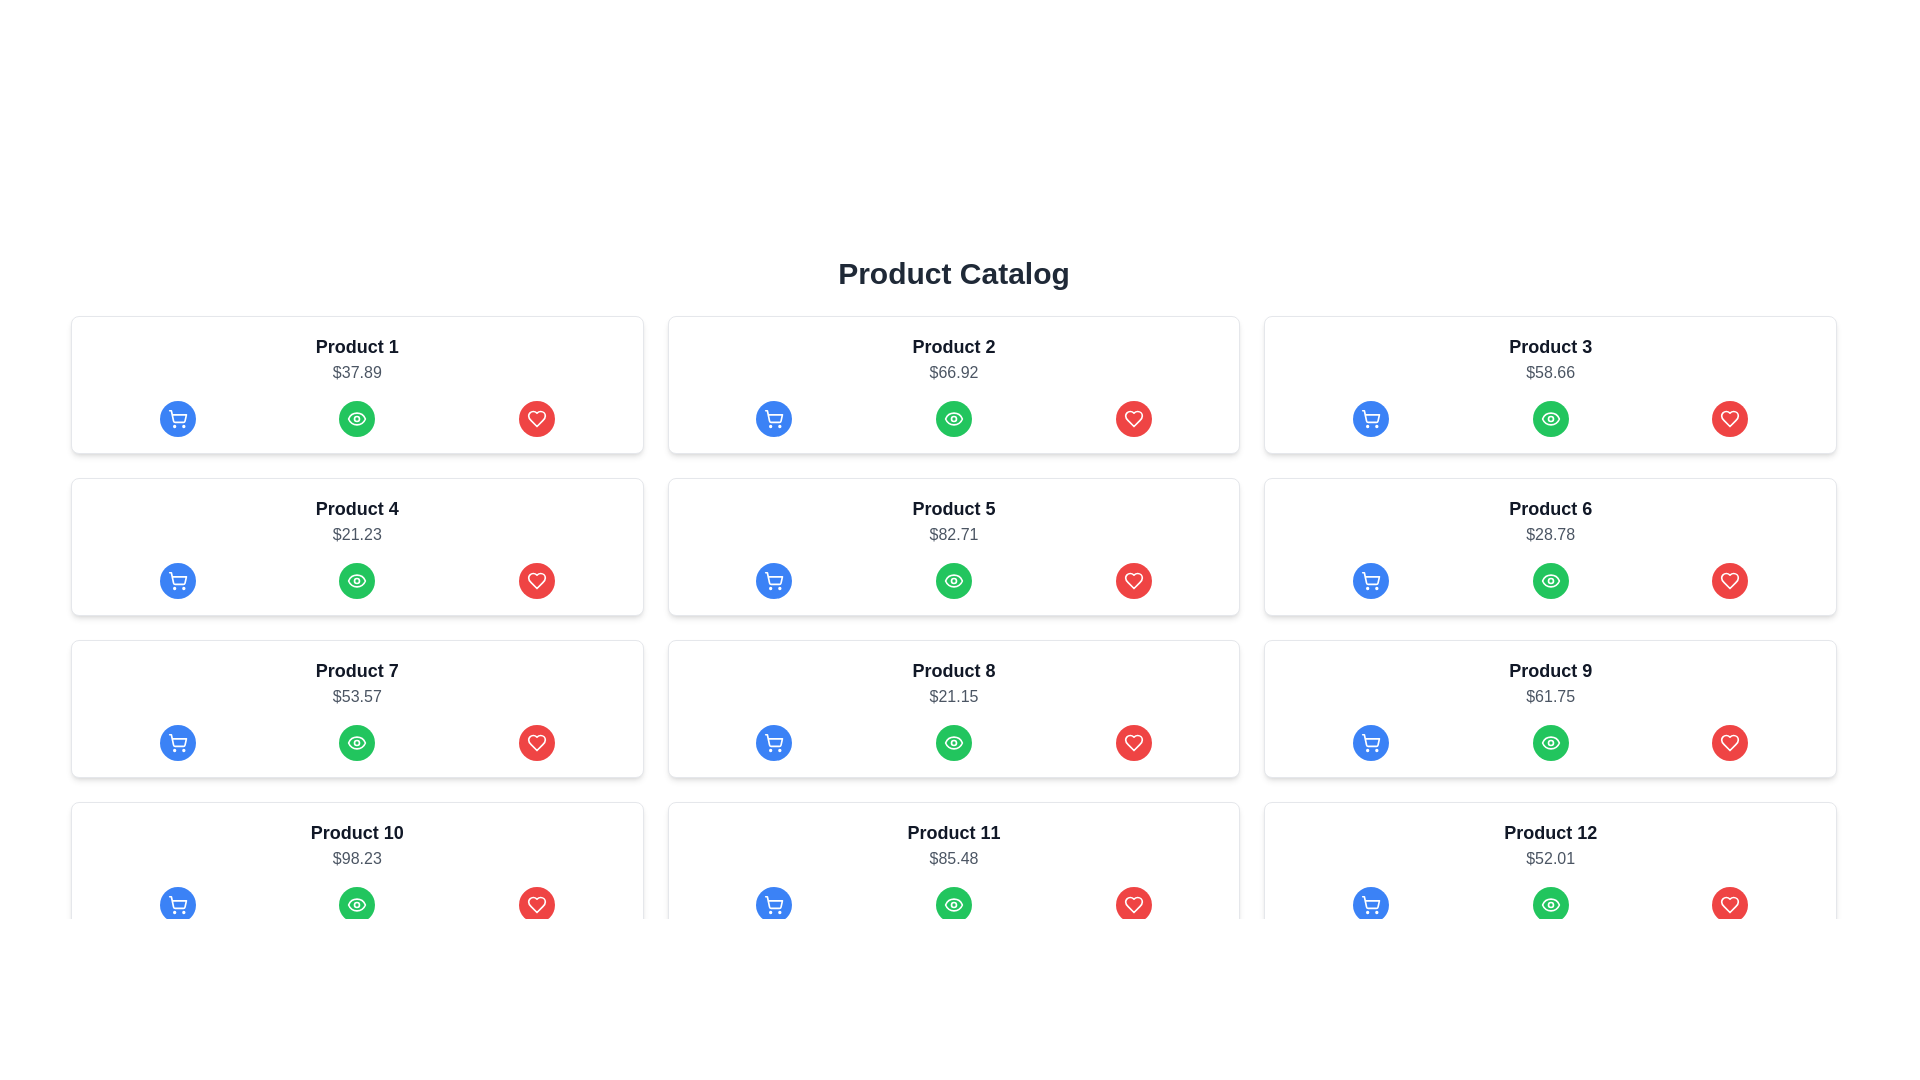 The height and width of the screenshot is (1080, 1920). What do you see at coordinates (536, 743) in the screenshot?
I see `the rightmost icon in the 'Product 7' card for advanced interactions` at bounding box center [536, 743].